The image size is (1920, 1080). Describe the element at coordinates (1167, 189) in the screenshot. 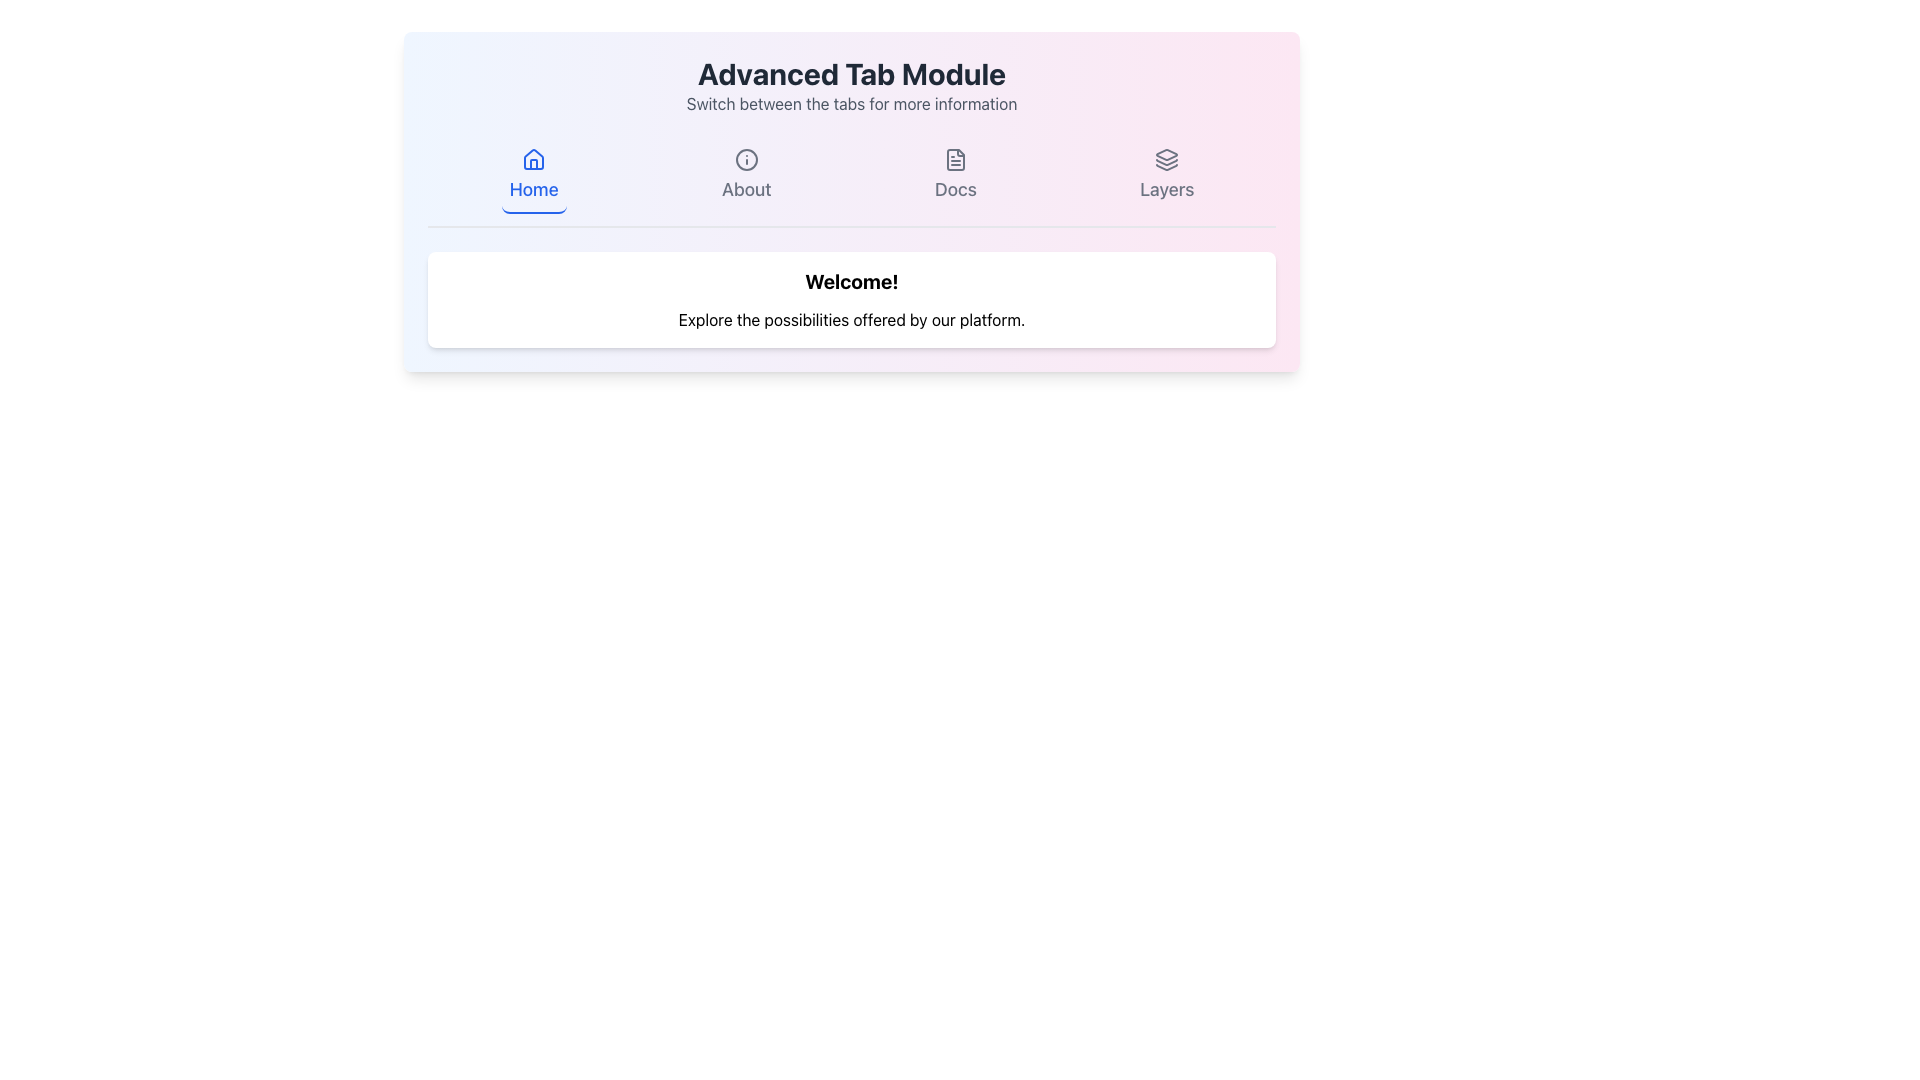

I see `the 'Layers' text label in the navigation menu, which is styled in a medium-sized sans-serif font and located under a stack-like icon` at that location.